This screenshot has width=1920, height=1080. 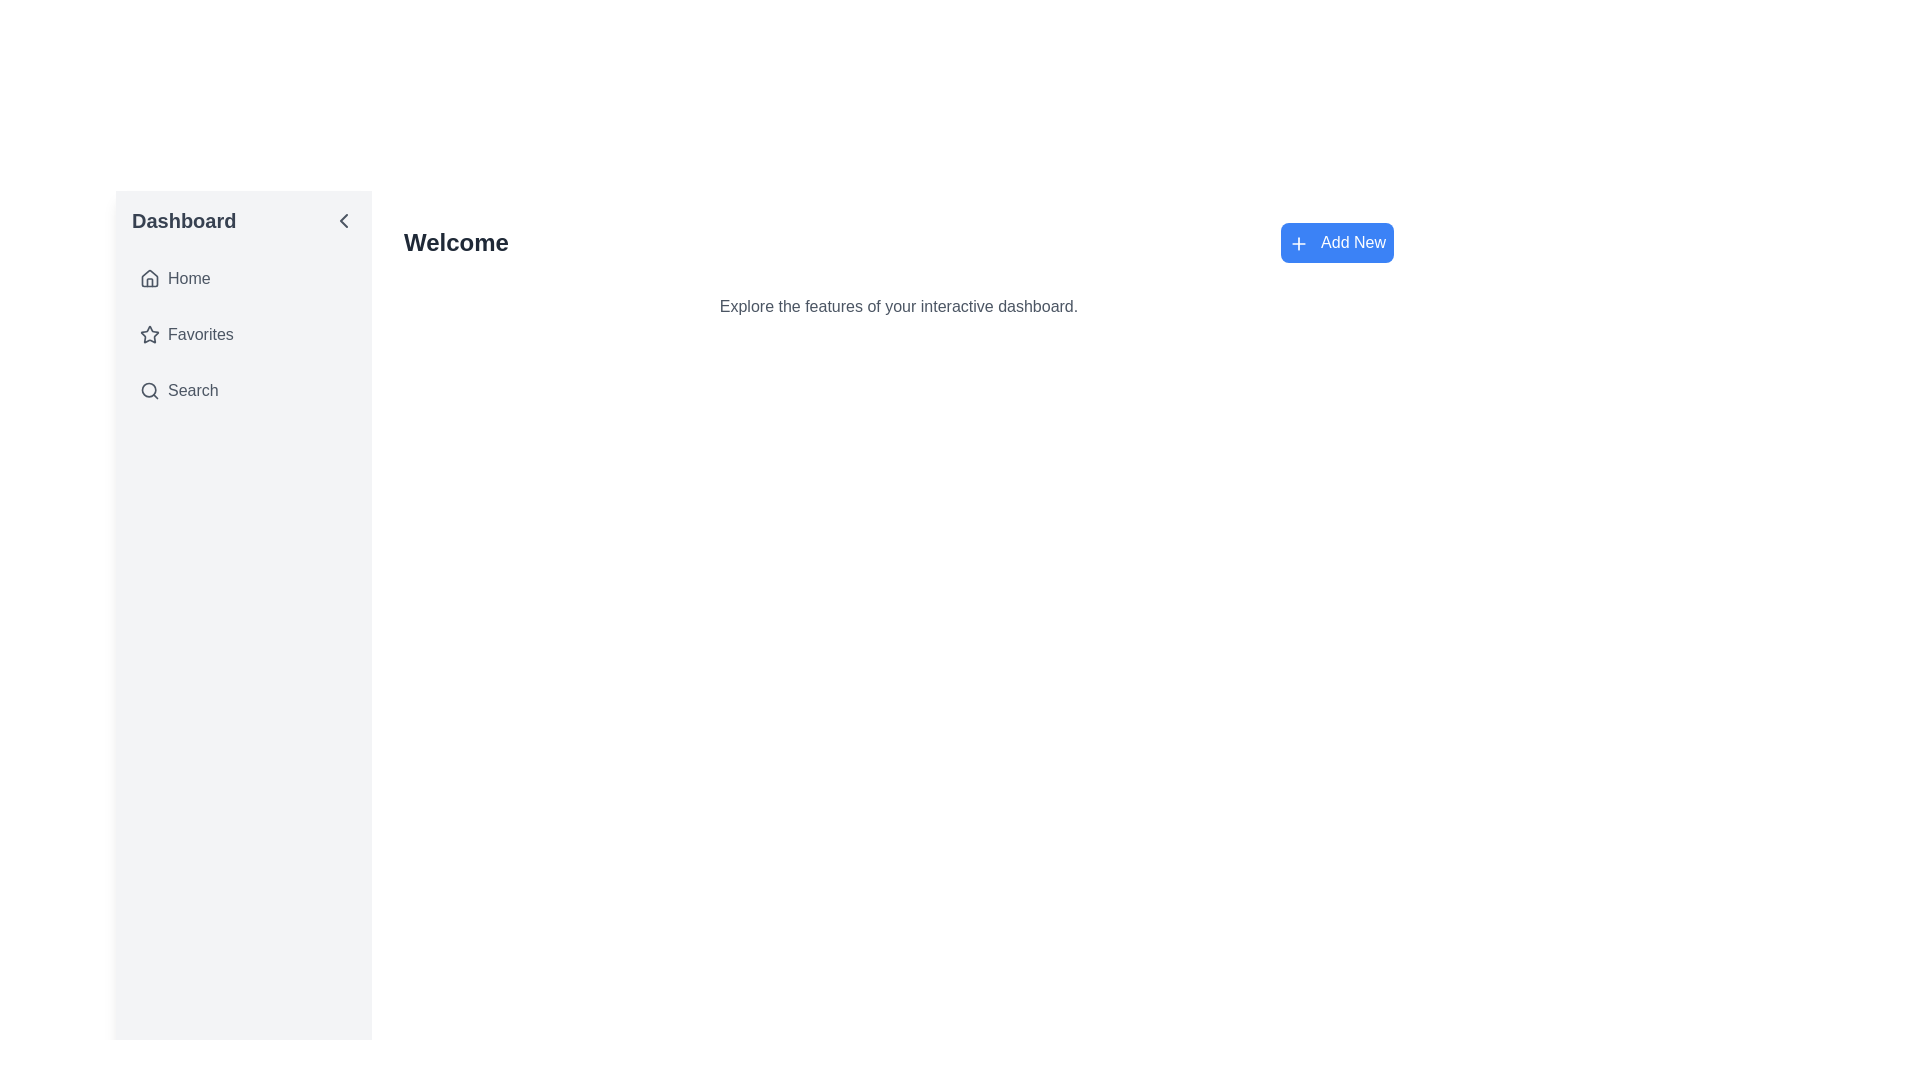 What do you see at coordinates (243, 334) in the screenshot?
I see `the 'Favorites' navigation item in the vertical menu` at bounding box center [243, 334].